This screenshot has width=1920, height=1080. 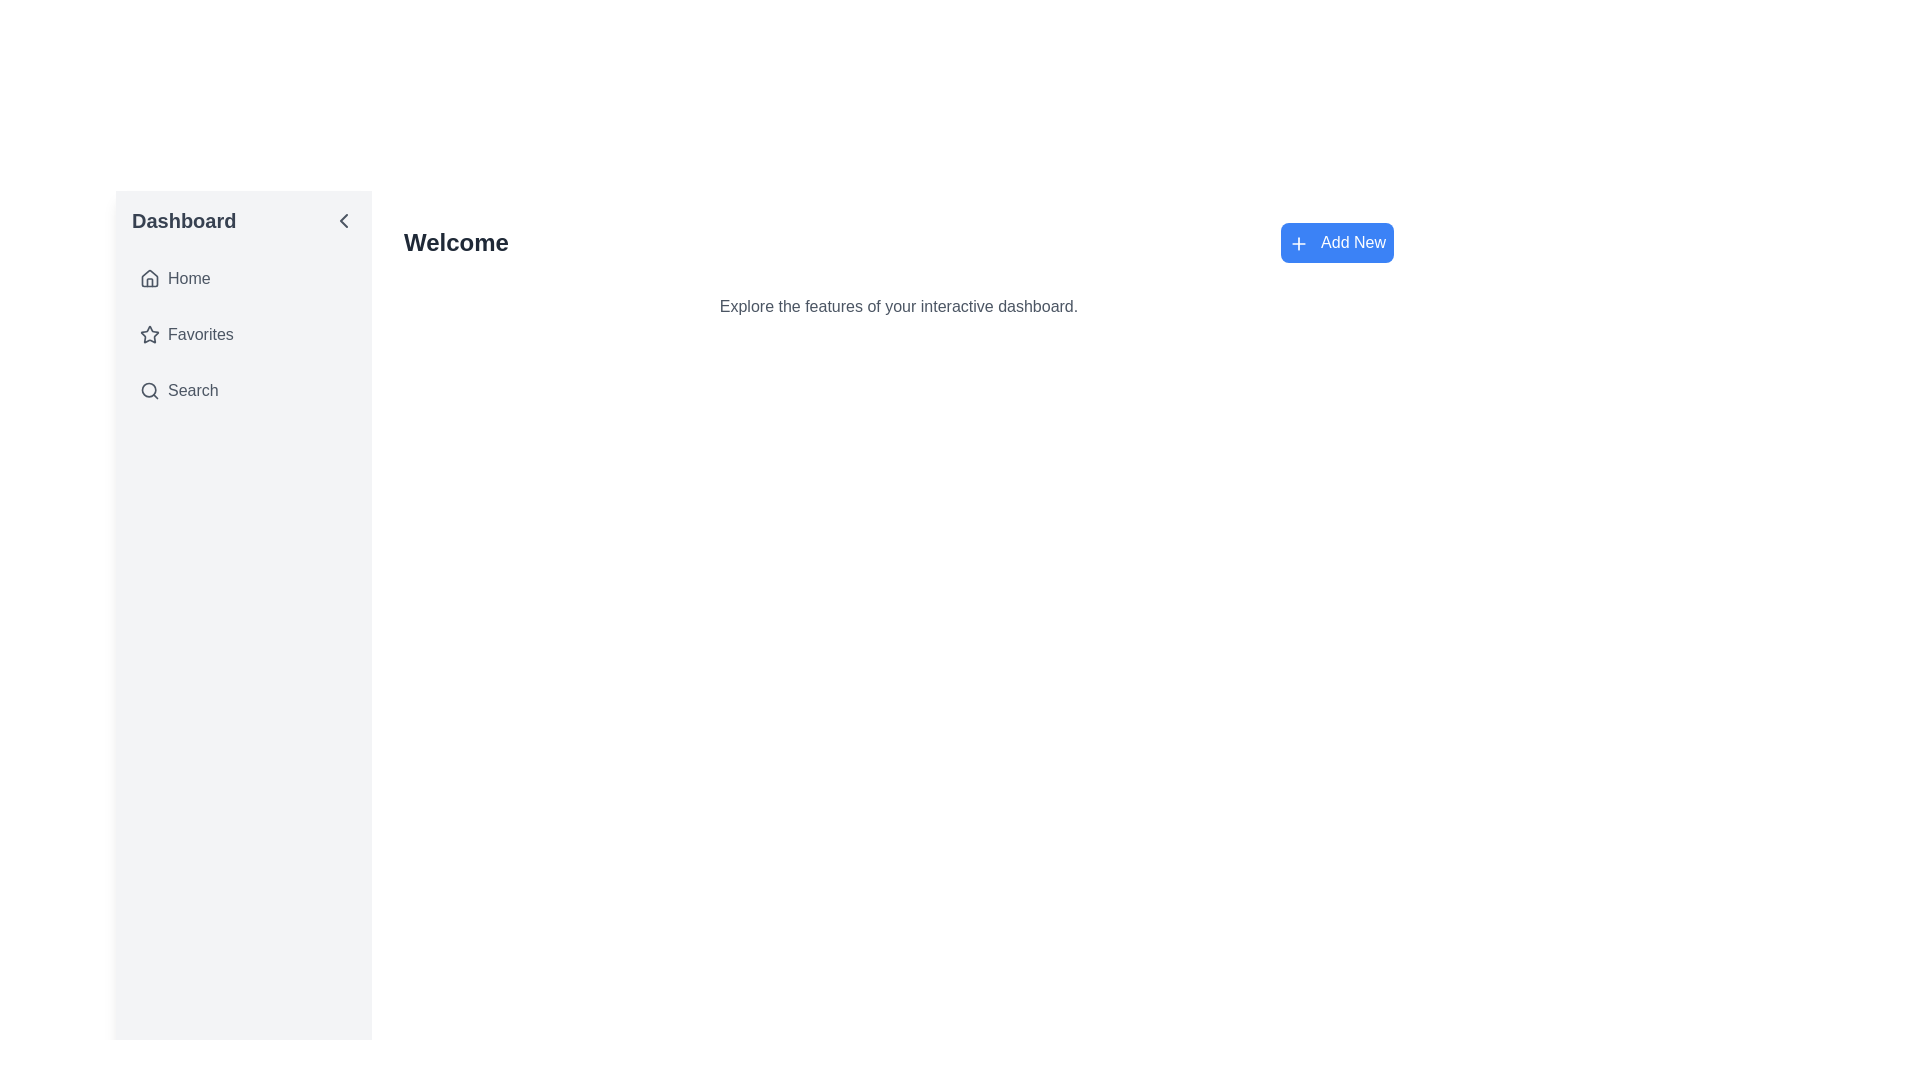 What do you see at coordinates (243, 334) in the screenshot?
I see `the 'Favorites' navigation item in the vertical menu` at bounding box center [243, 334].